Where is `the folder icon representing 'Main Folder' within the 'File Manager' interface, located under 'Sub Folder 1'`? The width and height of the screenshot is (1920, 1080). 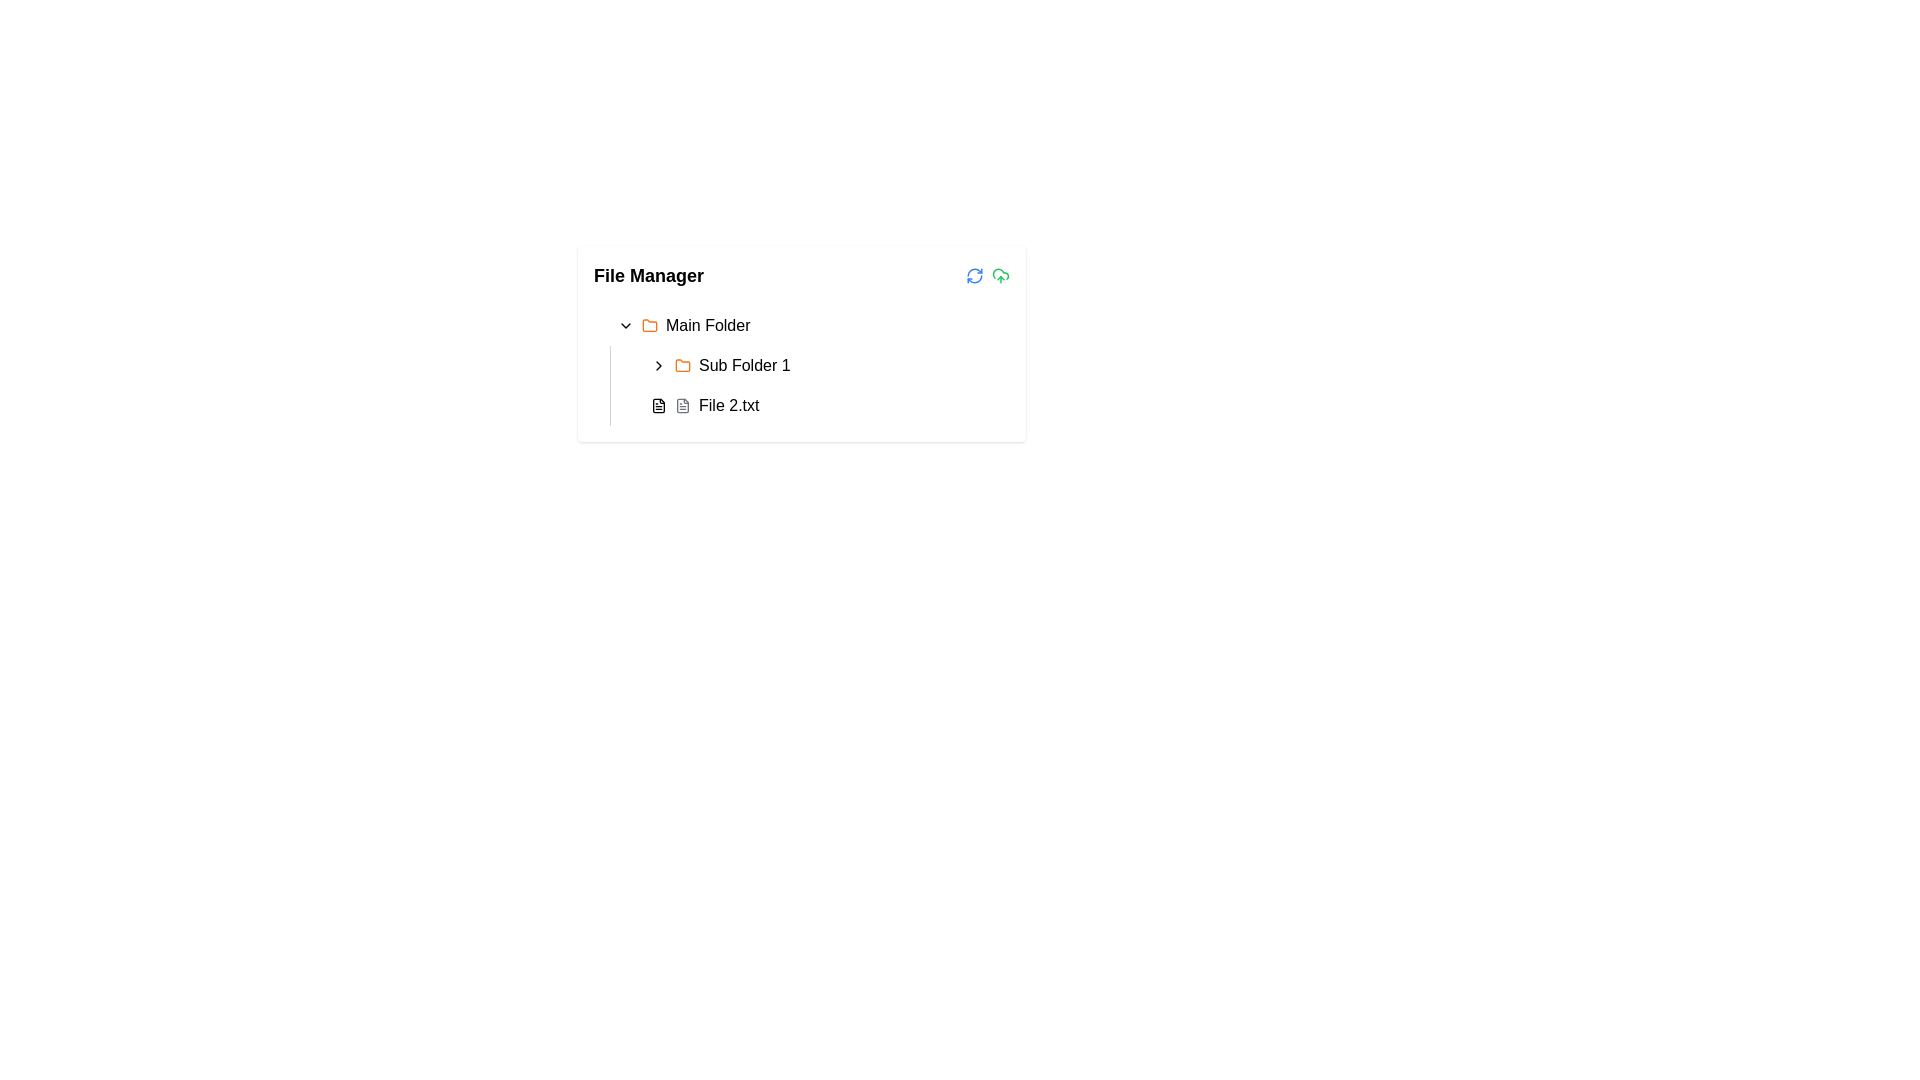 the folder icon representing 'Main Folder' within the 'File Manager' interface, located under 'Sub Folder 1' is located at coordinates (682, 365).